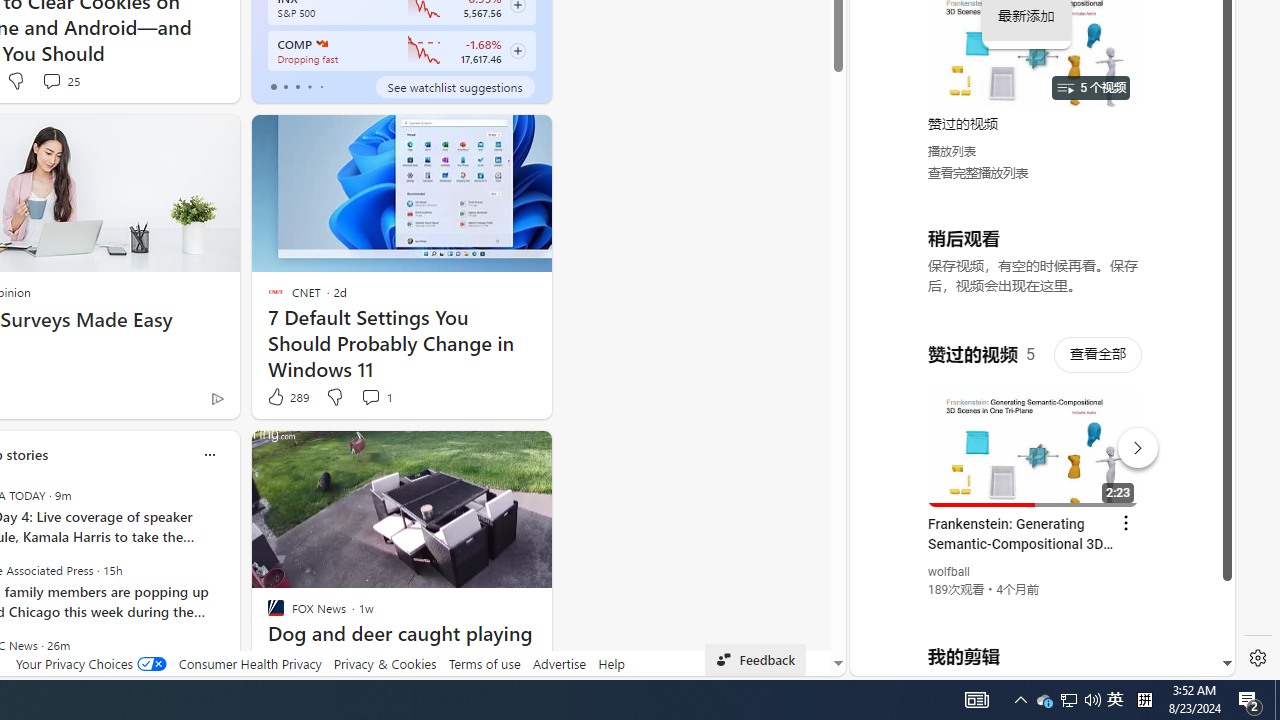  I want to click on 'See watchlist suggestions', so click(454, 86).